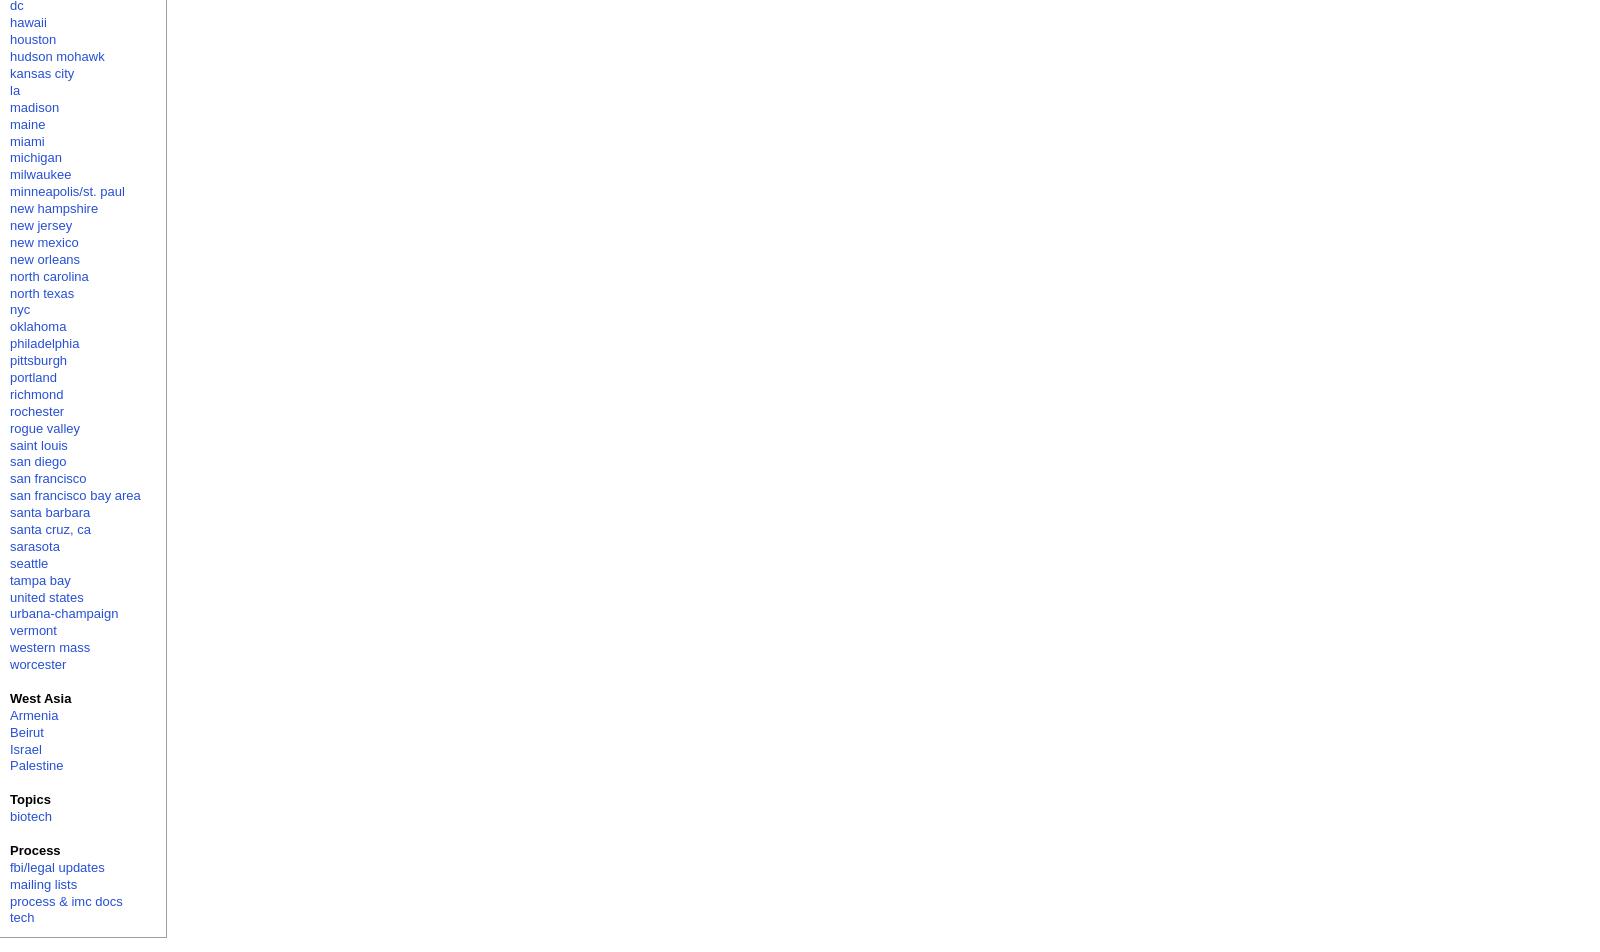 The image size is (1600, 952). Describe the element at coordinates (48, 647) in the screenshot. I see `'western mass'` at that location.